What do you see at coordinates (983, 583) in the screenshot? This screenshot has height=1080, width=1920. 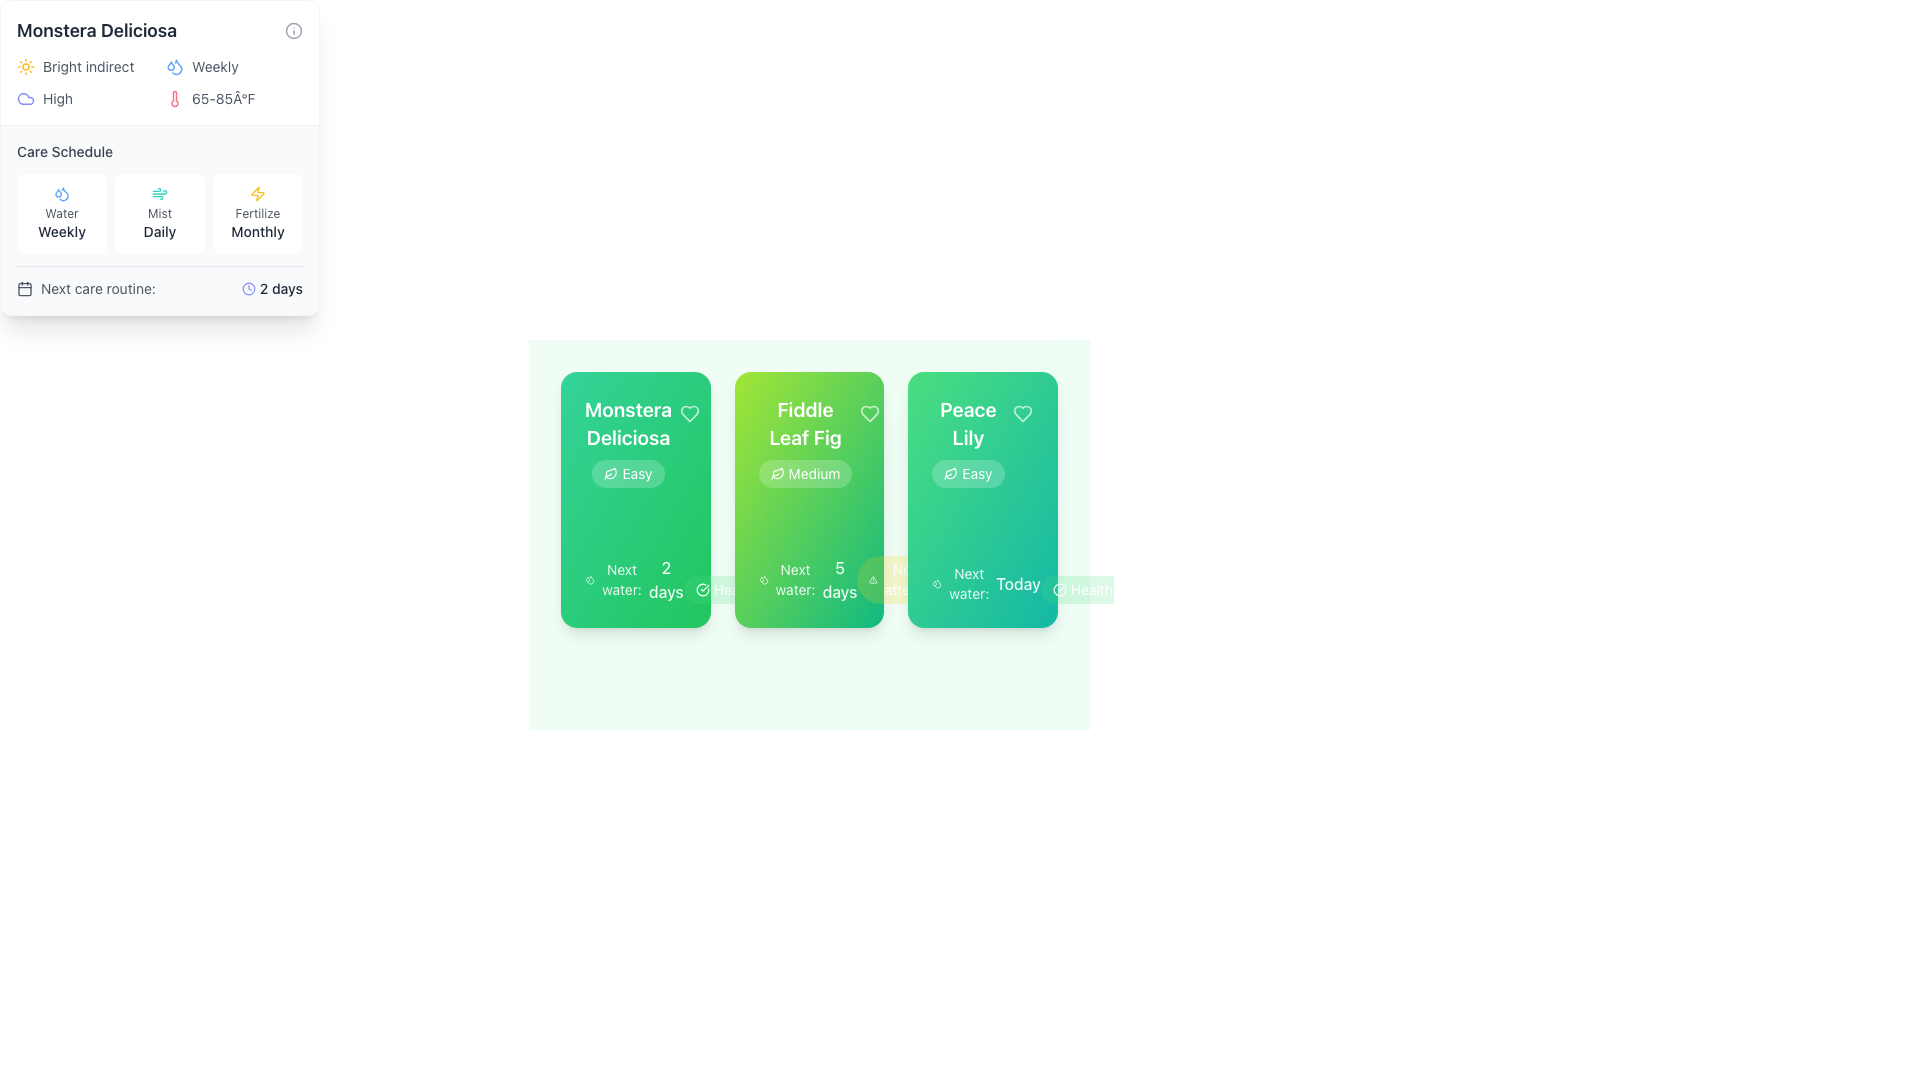 I see `displayed information from the Text Label indicating the next watering schedule for the Peace Lily, which states it is due 'Today'` at bounding box center [983, 583].